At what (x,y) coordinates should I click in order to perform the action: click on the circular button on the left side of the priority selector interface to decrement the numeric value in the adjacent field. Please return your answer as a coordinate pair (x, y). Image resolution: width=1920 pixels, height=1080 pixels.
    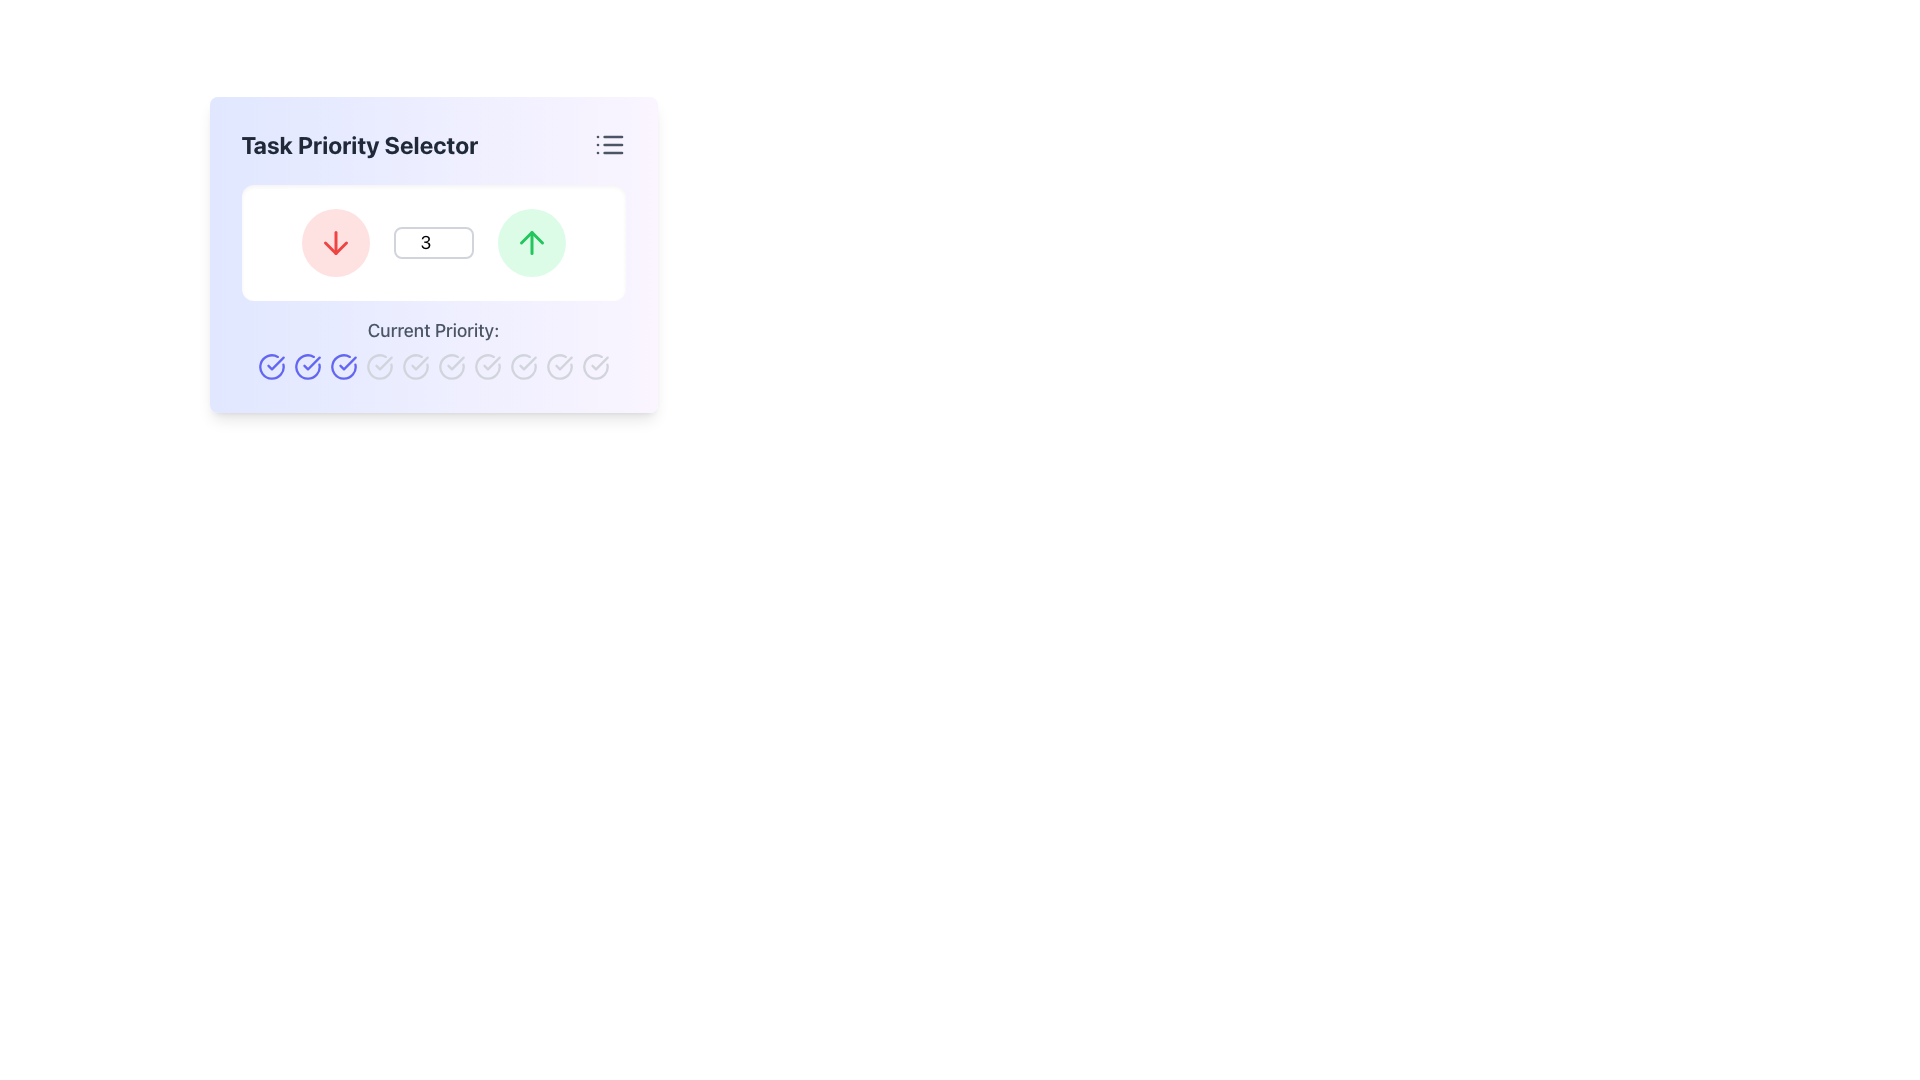
    Looking at the image, I should click on (335, 242).